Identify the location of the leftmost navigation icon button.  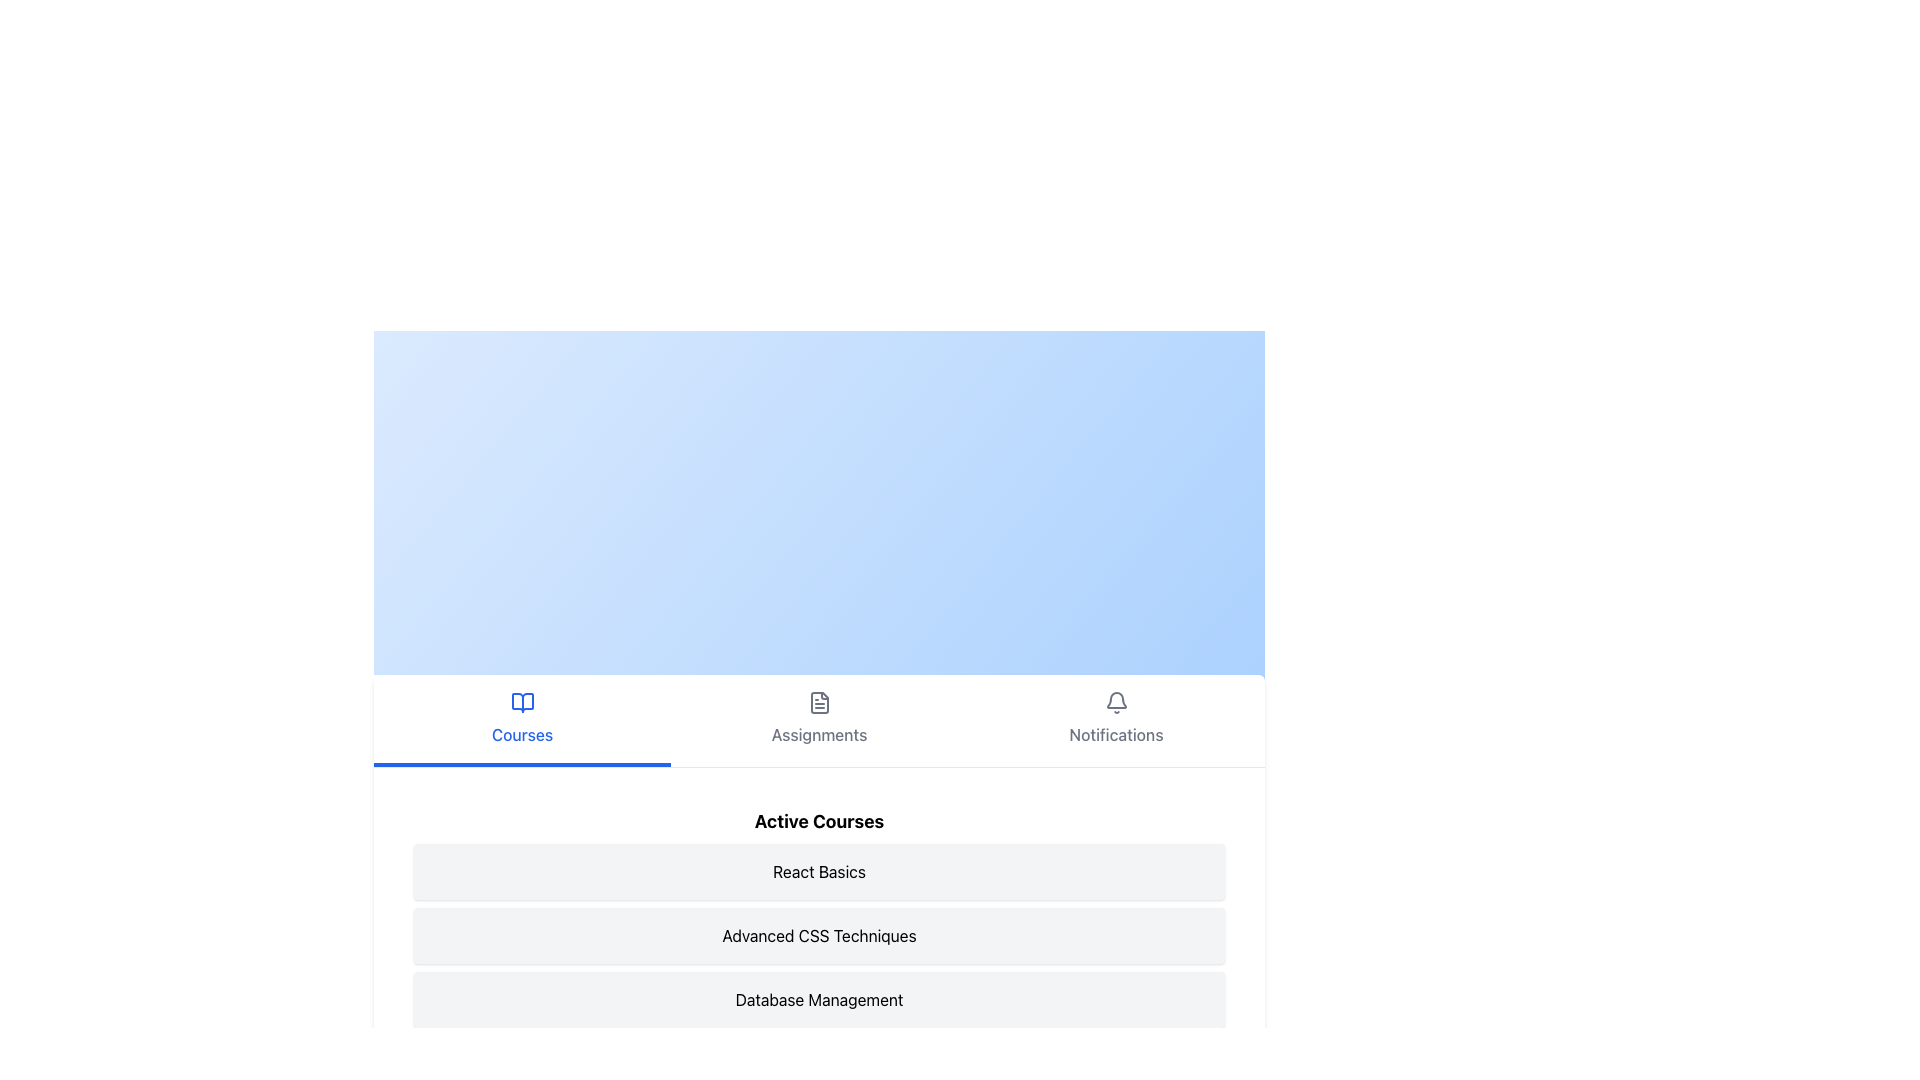
(522, 701).